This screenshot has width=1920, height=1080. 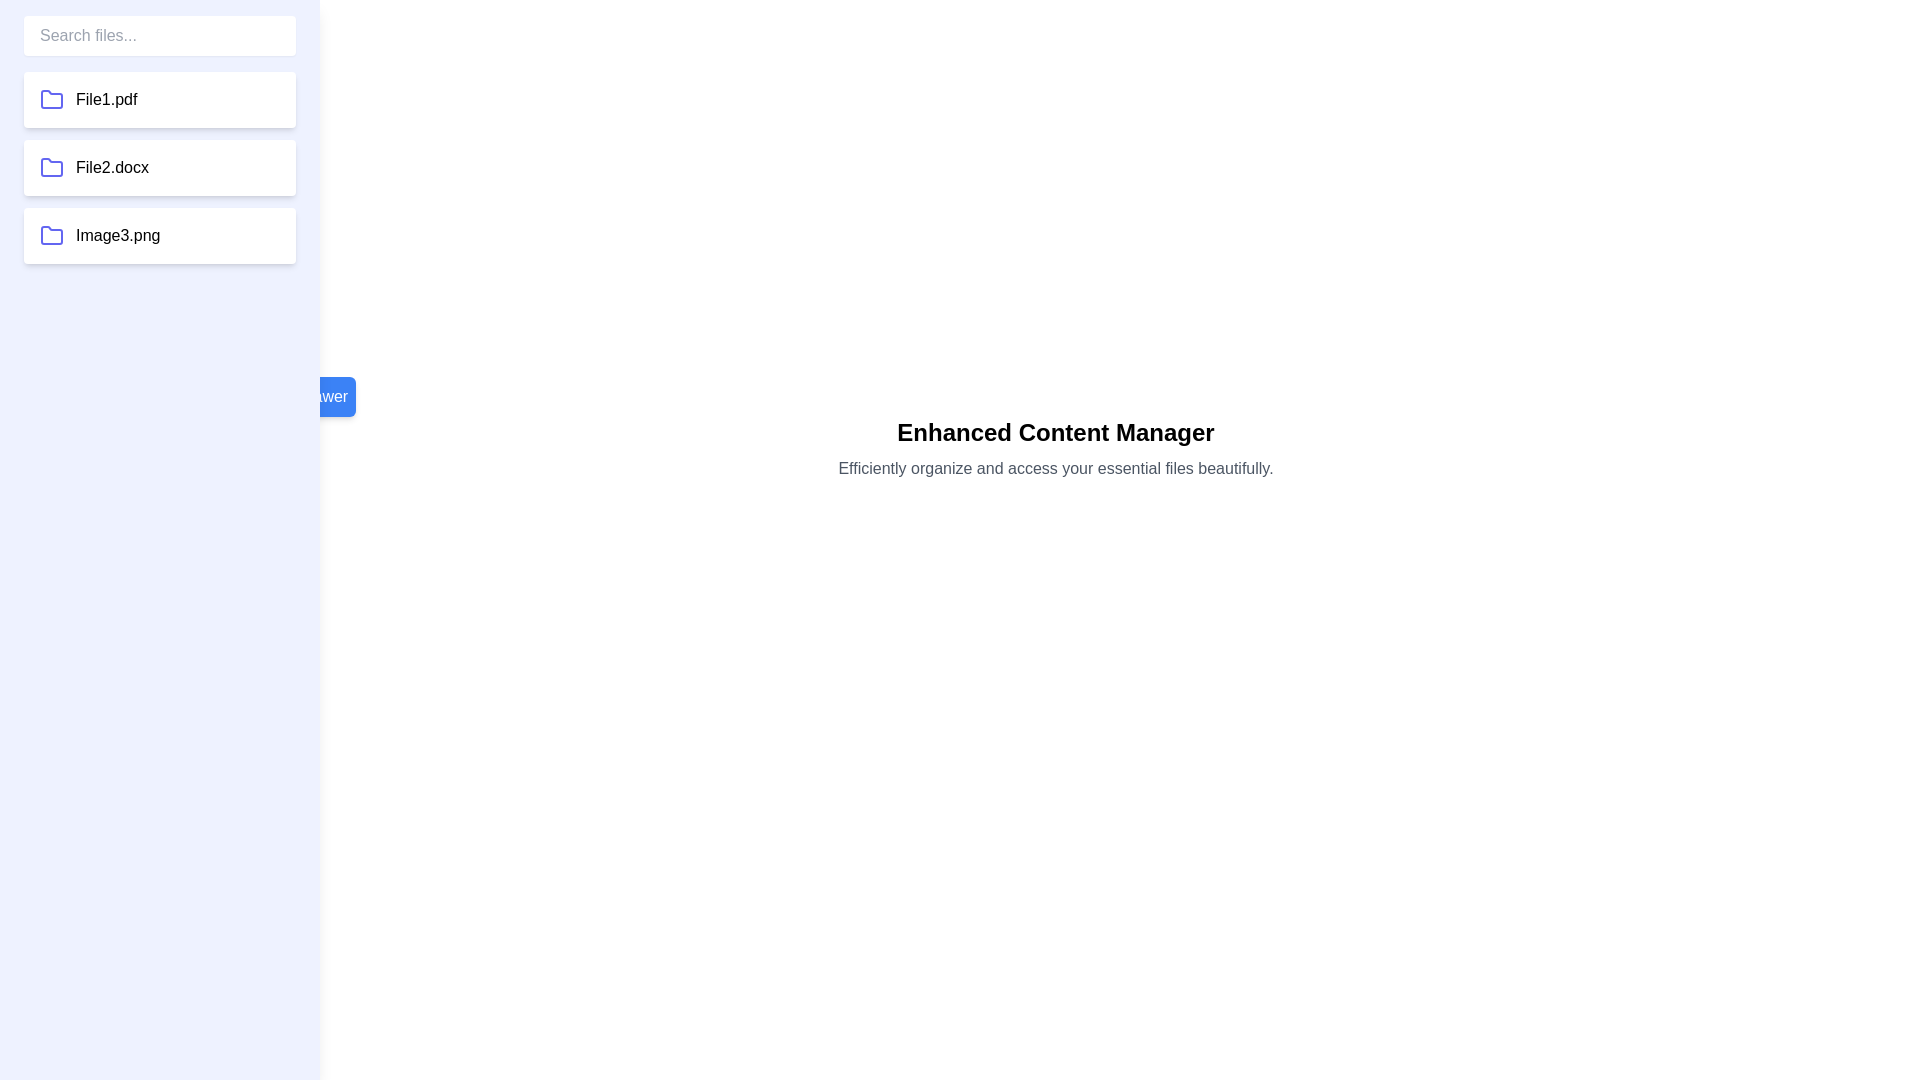 What do you see at coordinates (158, 100) in the screenshot?
I see `the file File1.pdf from the list in the drawer` at bounding box center [158, 100].